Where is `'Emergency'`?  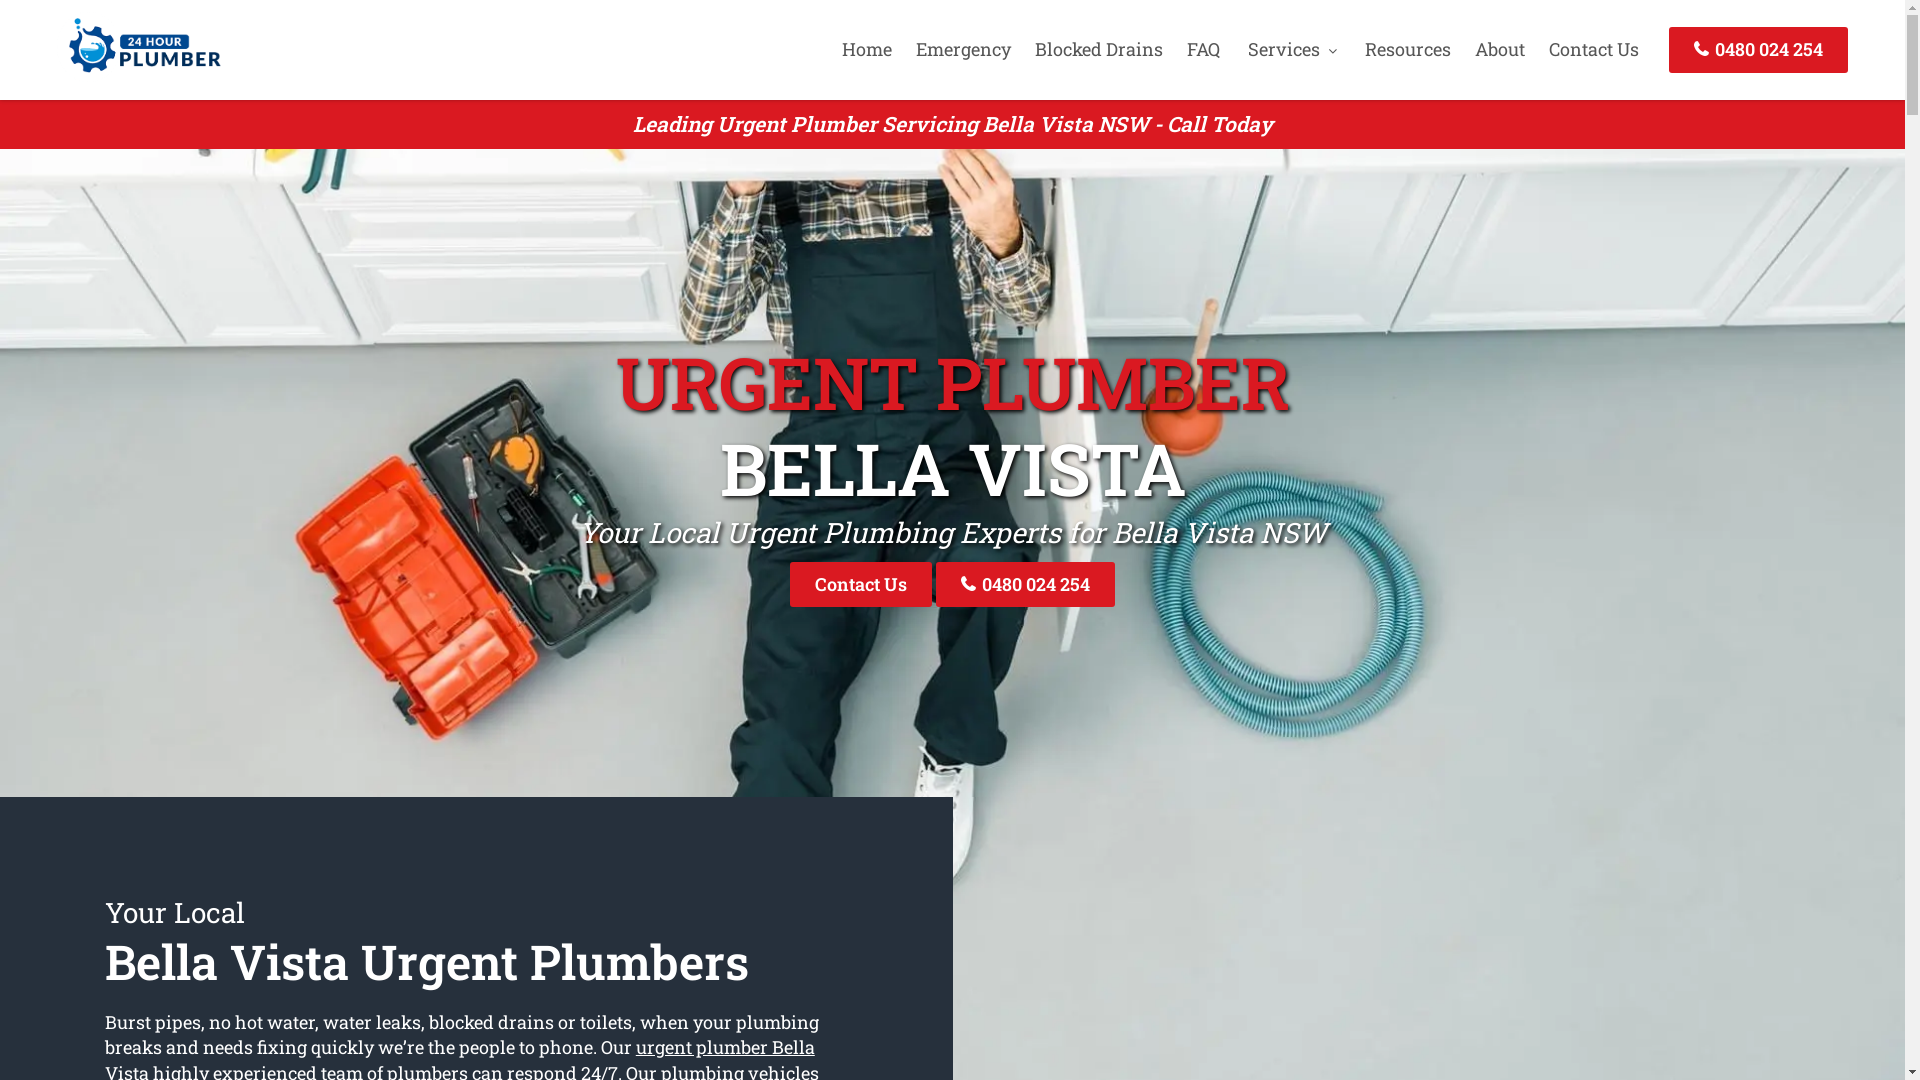 'Emergency' is located at coordinates (963, 48).